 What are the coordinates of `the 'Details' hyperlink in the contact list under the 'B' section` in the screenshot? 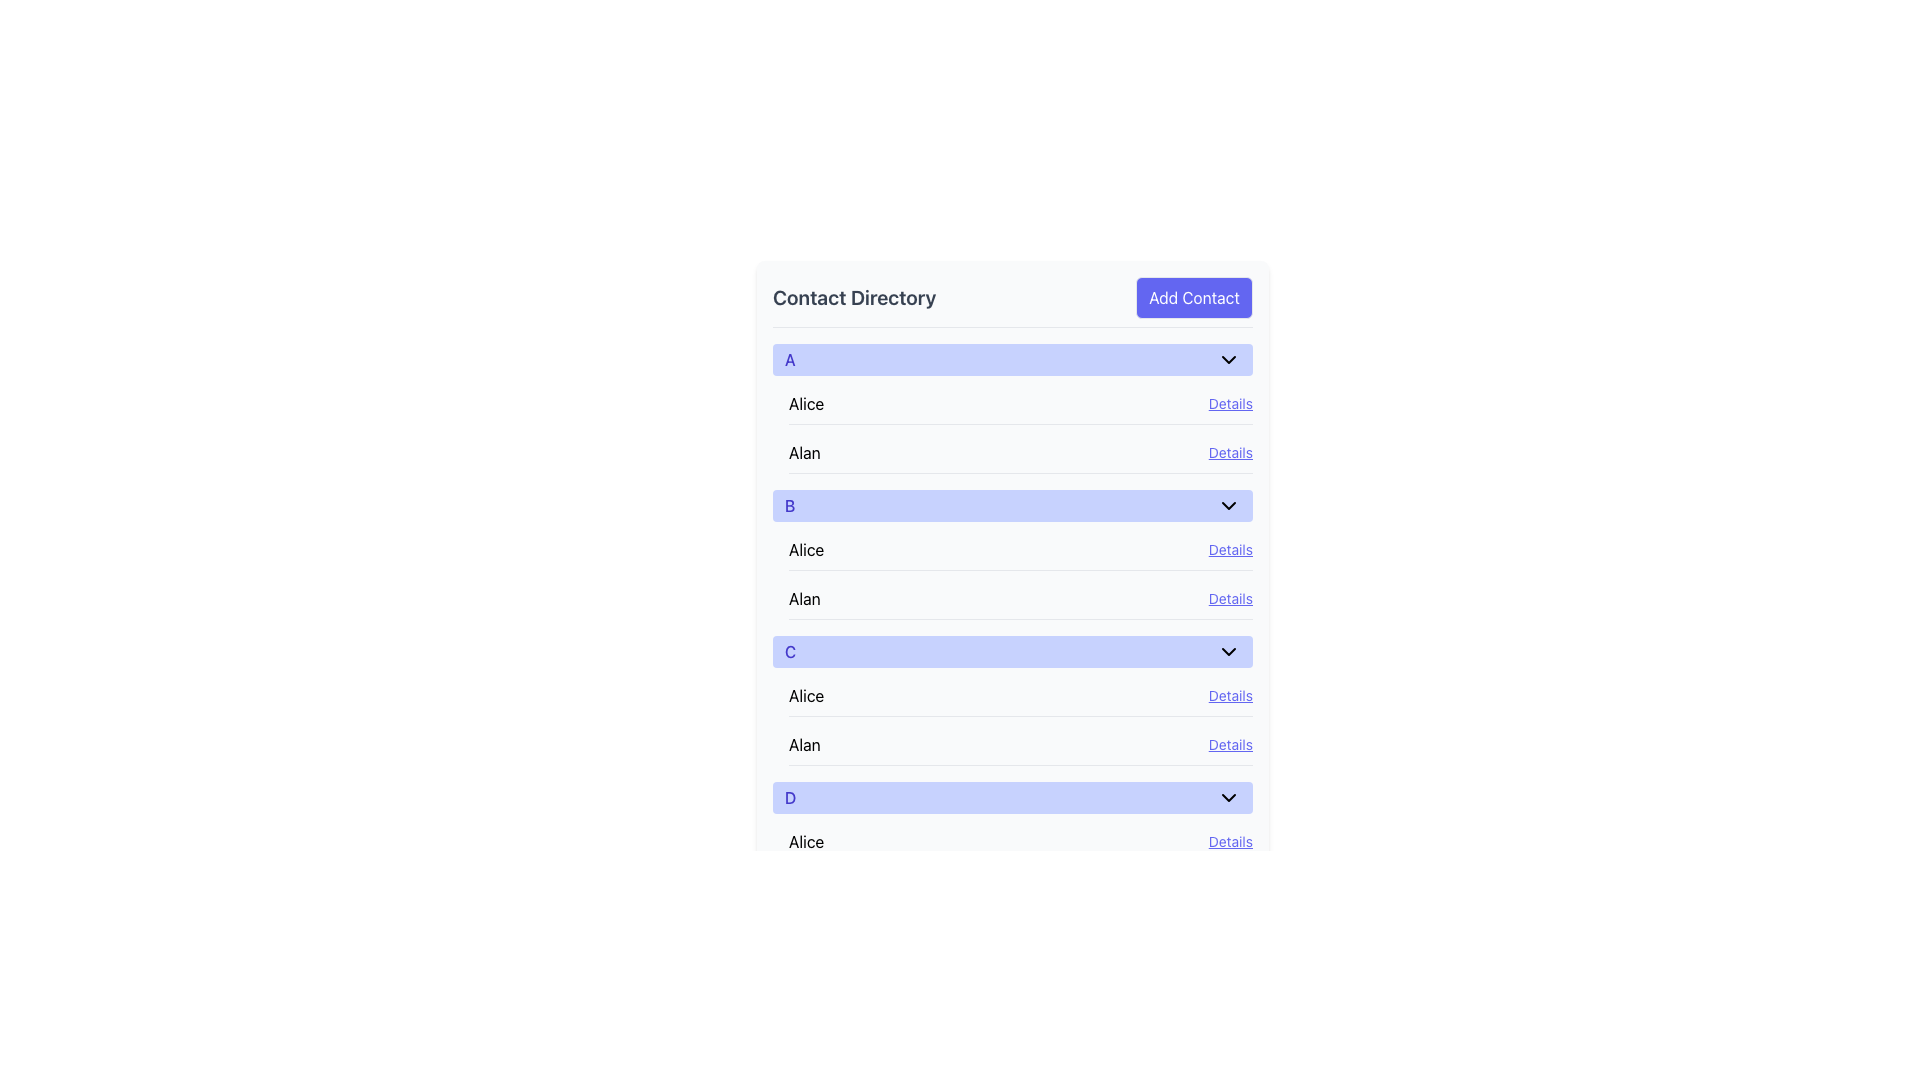 It's located at (1021, 574).